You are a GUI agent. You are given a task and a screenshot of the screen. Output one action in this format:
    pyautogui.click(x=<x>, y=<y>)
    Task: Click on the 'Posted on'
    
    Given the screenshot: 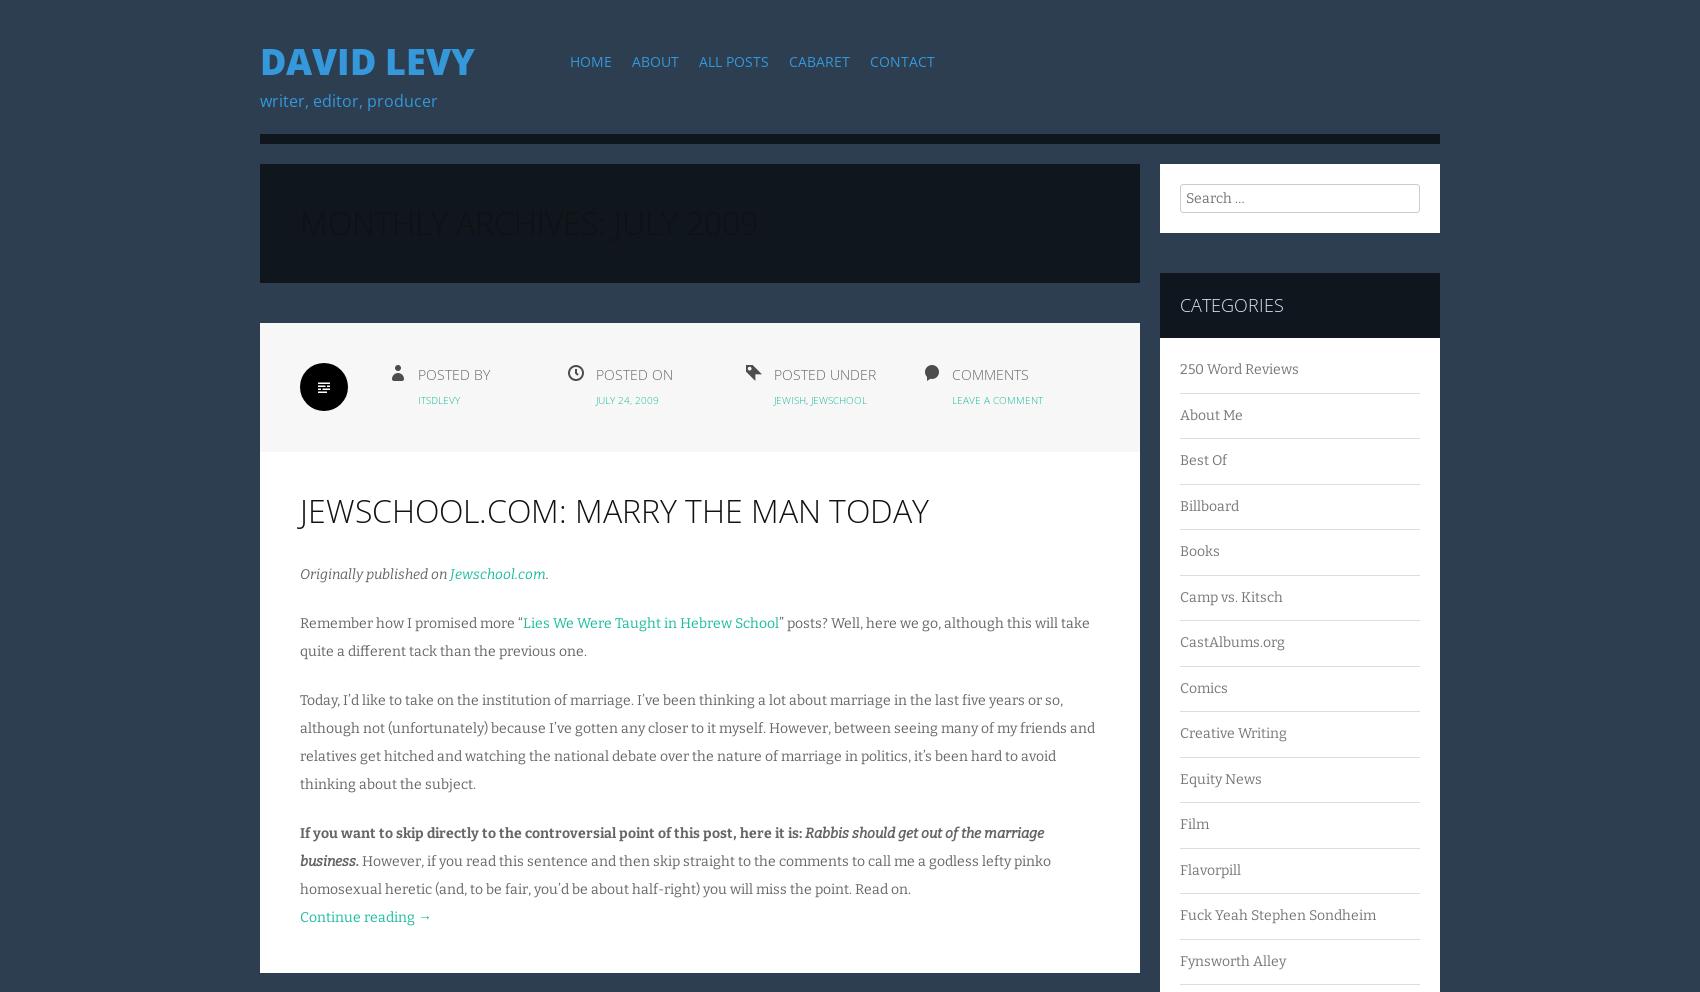 What is the action you would take?
    pyautogui.click(x=633, y=373)
    